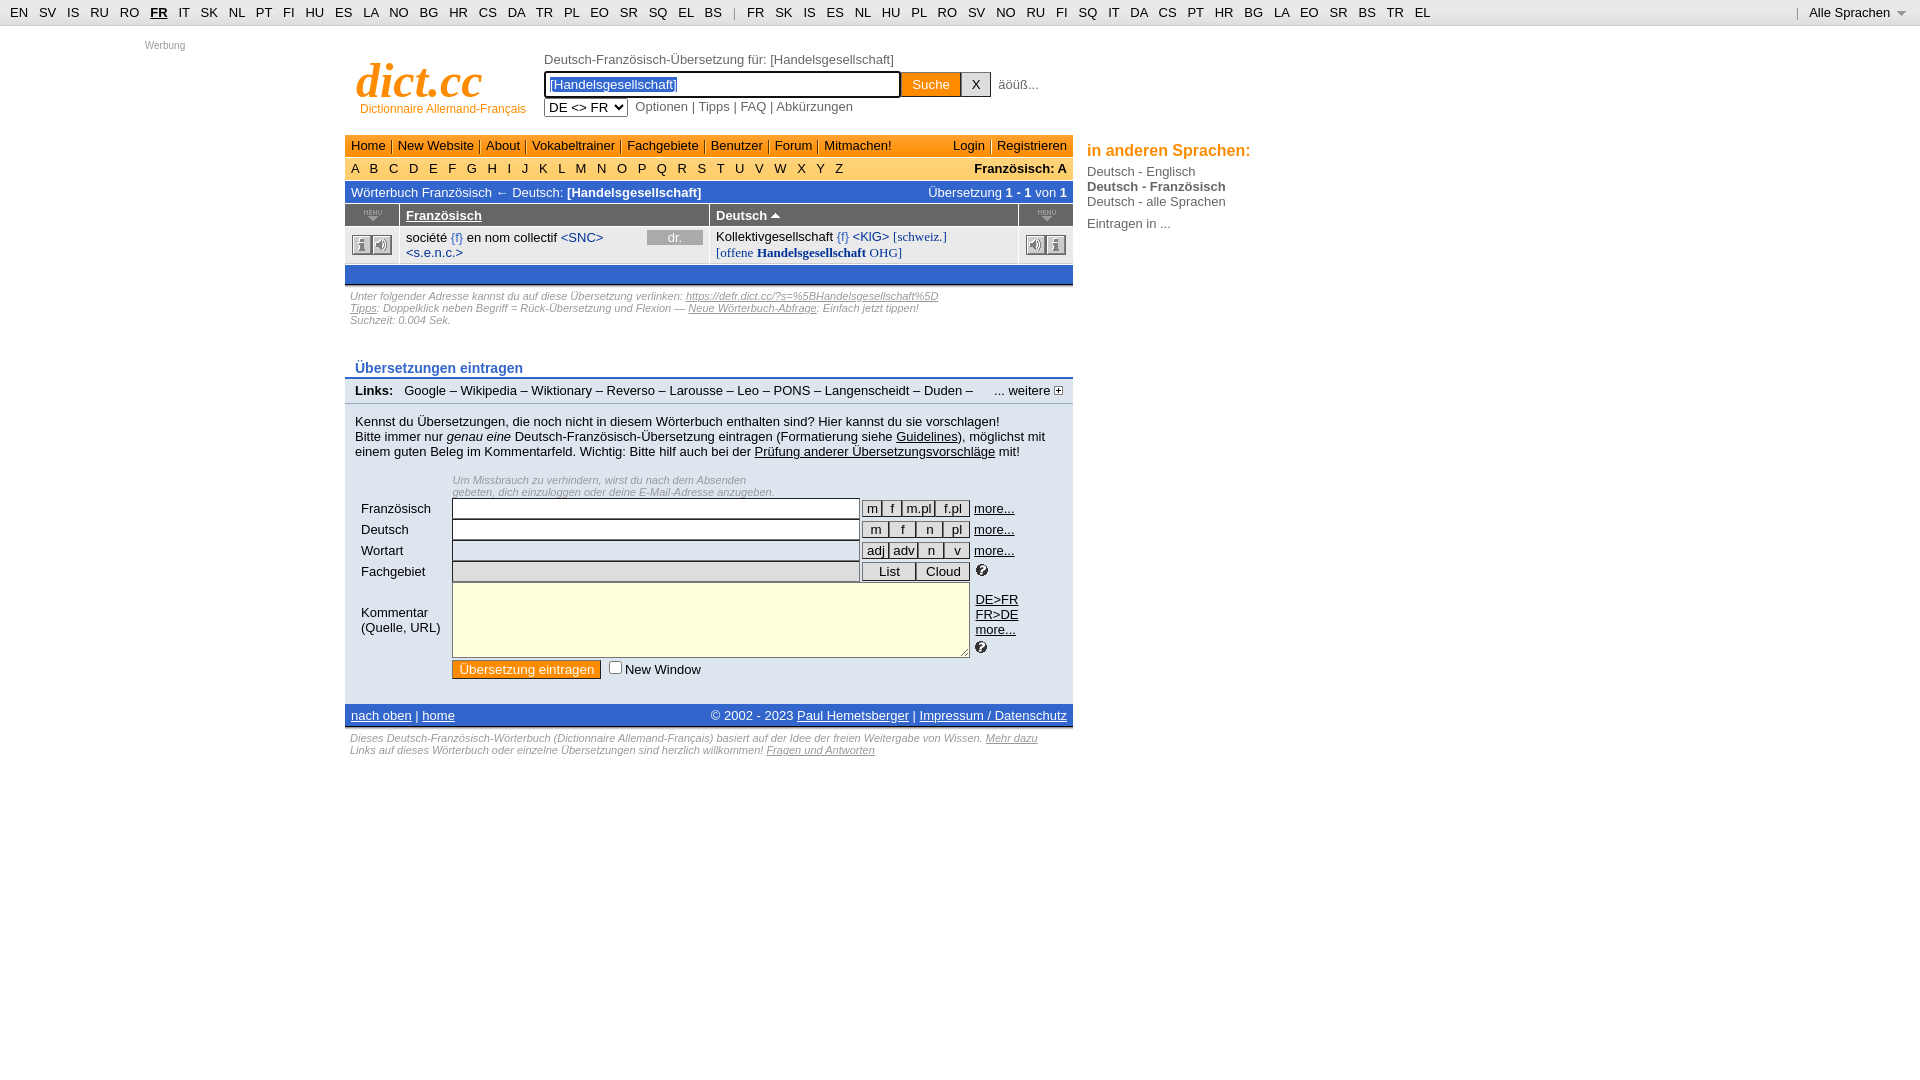 The height and width of the screenshot is (1080, 1920). Describe the element at coordinates (941, 571) in the screenshot. I see `'Cloud'` at that location.